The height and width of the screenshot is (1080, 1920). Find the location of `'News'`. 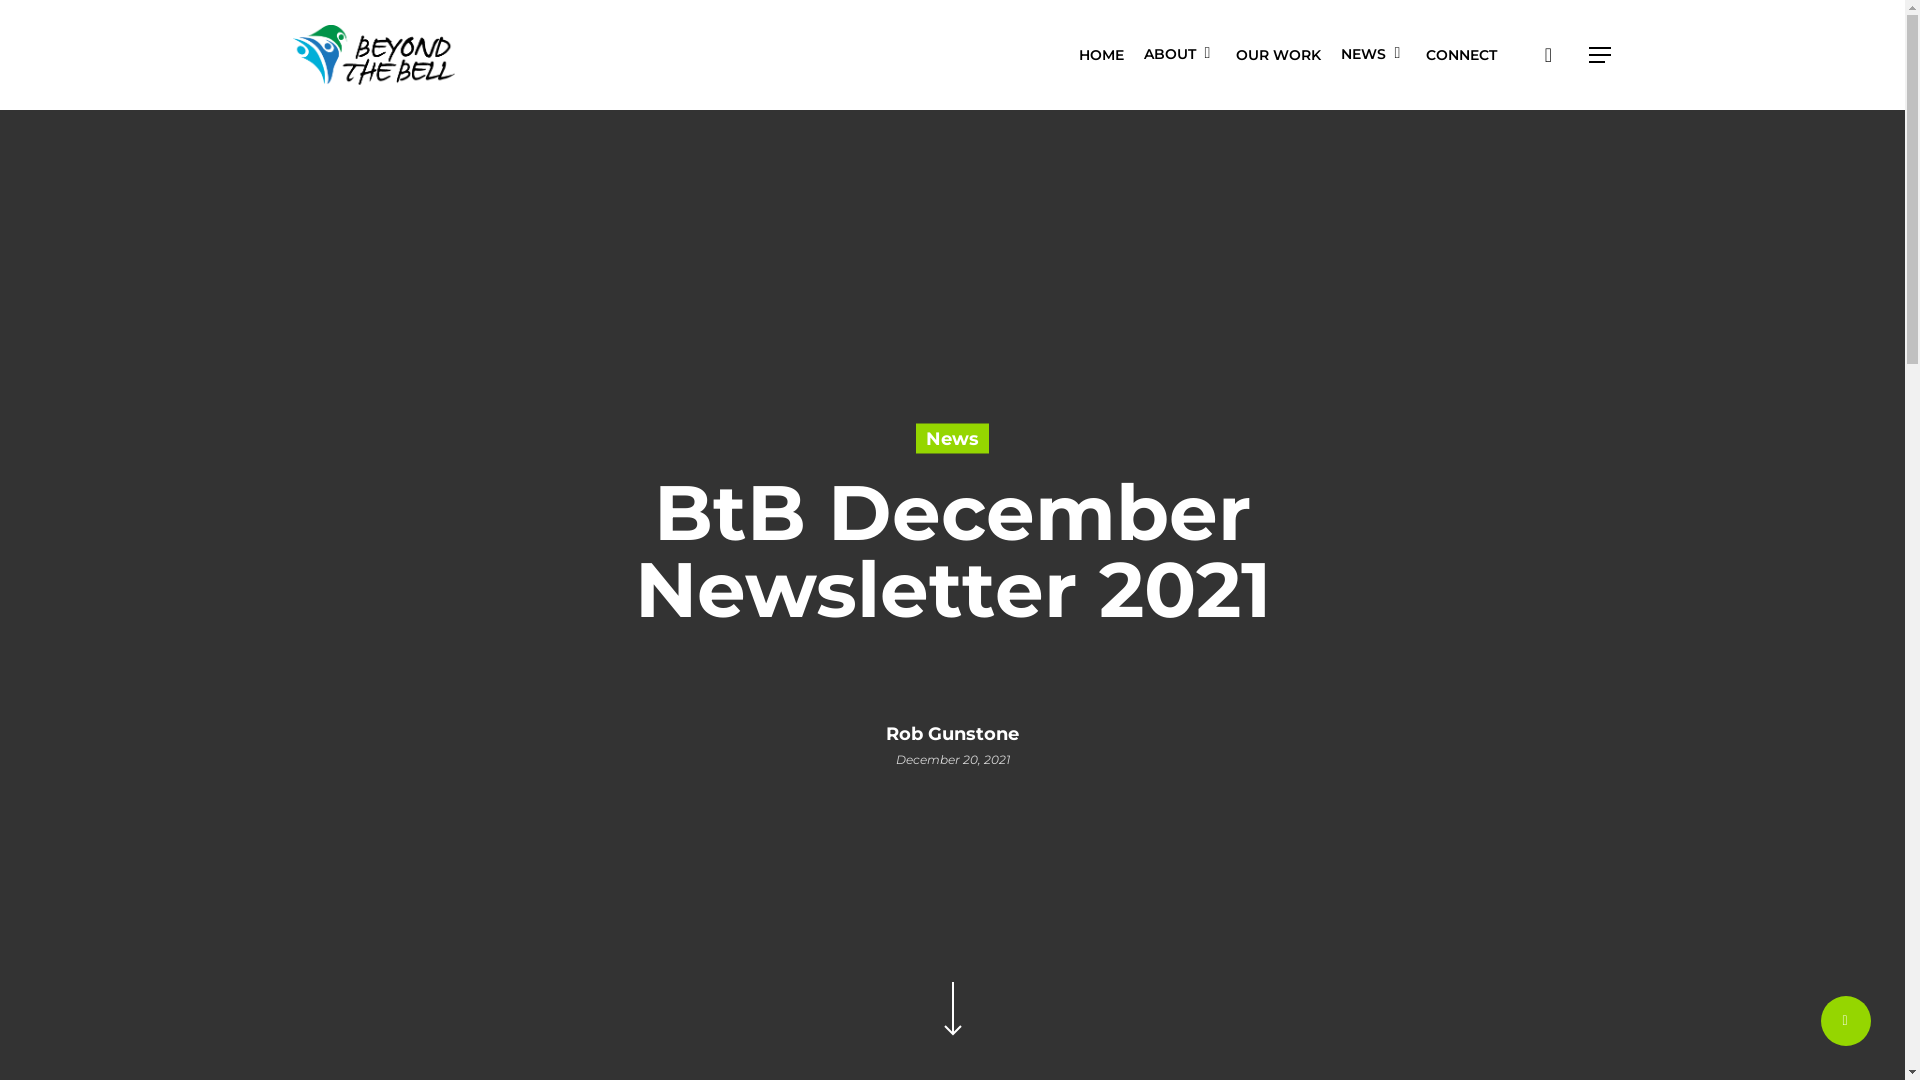

'News' is located at coordinates (951, 437).